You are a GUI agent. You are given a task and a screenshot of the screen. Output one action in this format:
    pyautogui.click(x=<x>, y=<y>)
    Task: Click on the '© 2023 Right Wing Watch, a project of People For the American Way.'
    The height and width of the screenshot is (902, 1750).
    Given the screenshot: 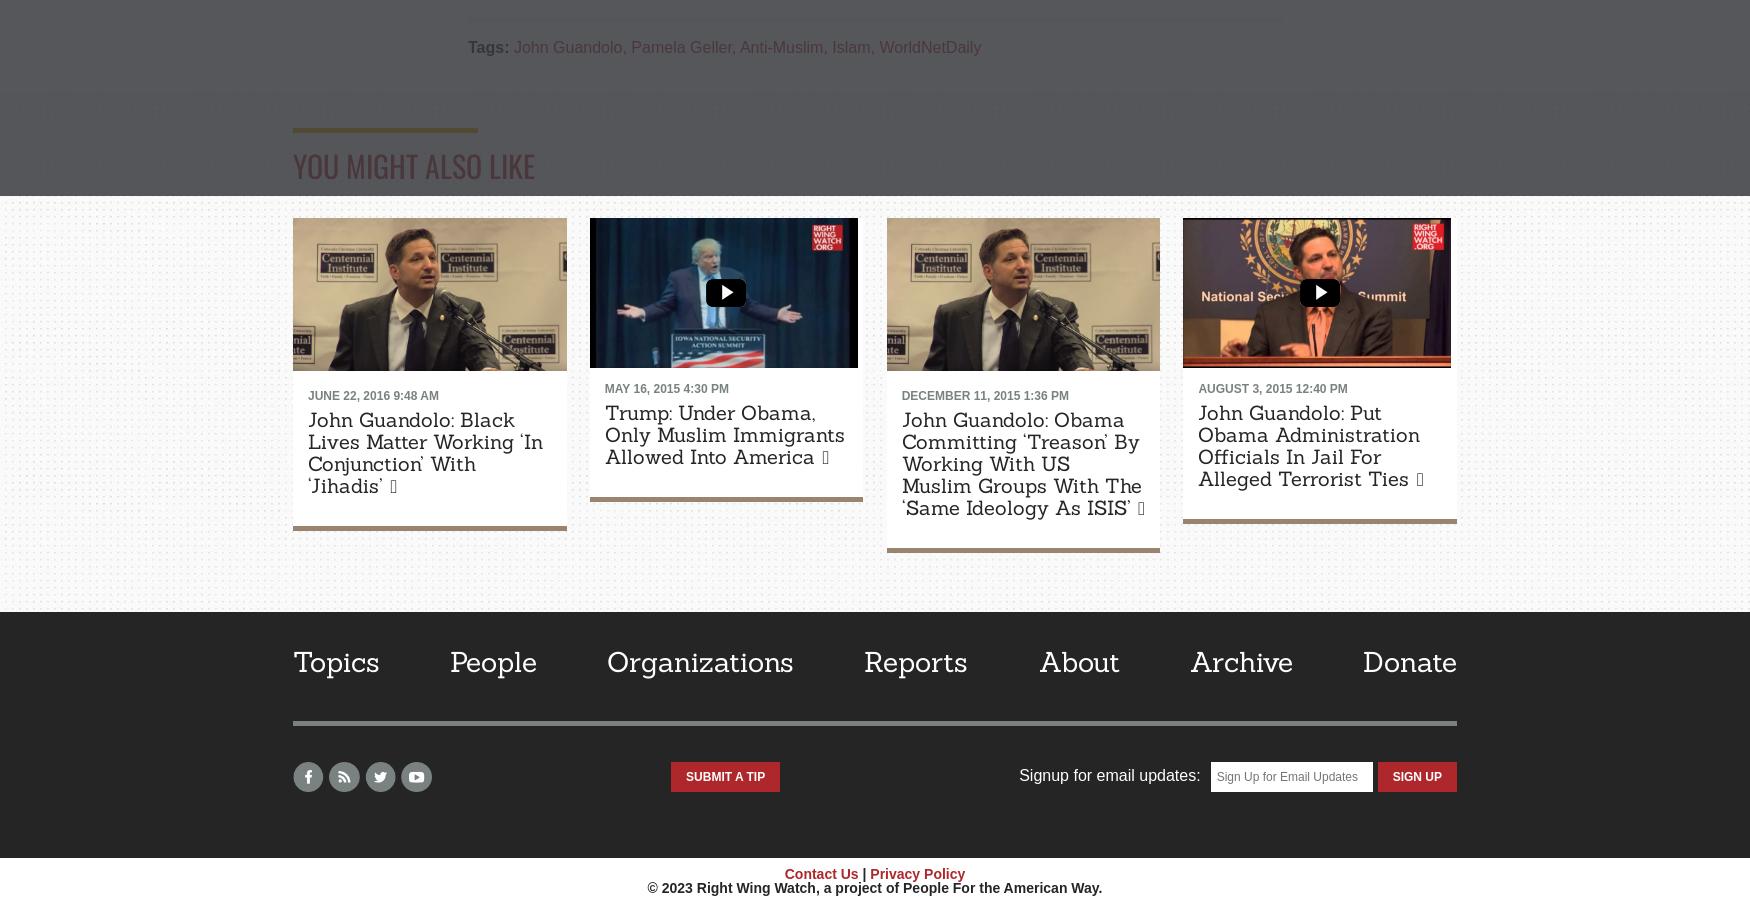 What is the action you would take?
    pyautogui.click(x=874, y=887)
    